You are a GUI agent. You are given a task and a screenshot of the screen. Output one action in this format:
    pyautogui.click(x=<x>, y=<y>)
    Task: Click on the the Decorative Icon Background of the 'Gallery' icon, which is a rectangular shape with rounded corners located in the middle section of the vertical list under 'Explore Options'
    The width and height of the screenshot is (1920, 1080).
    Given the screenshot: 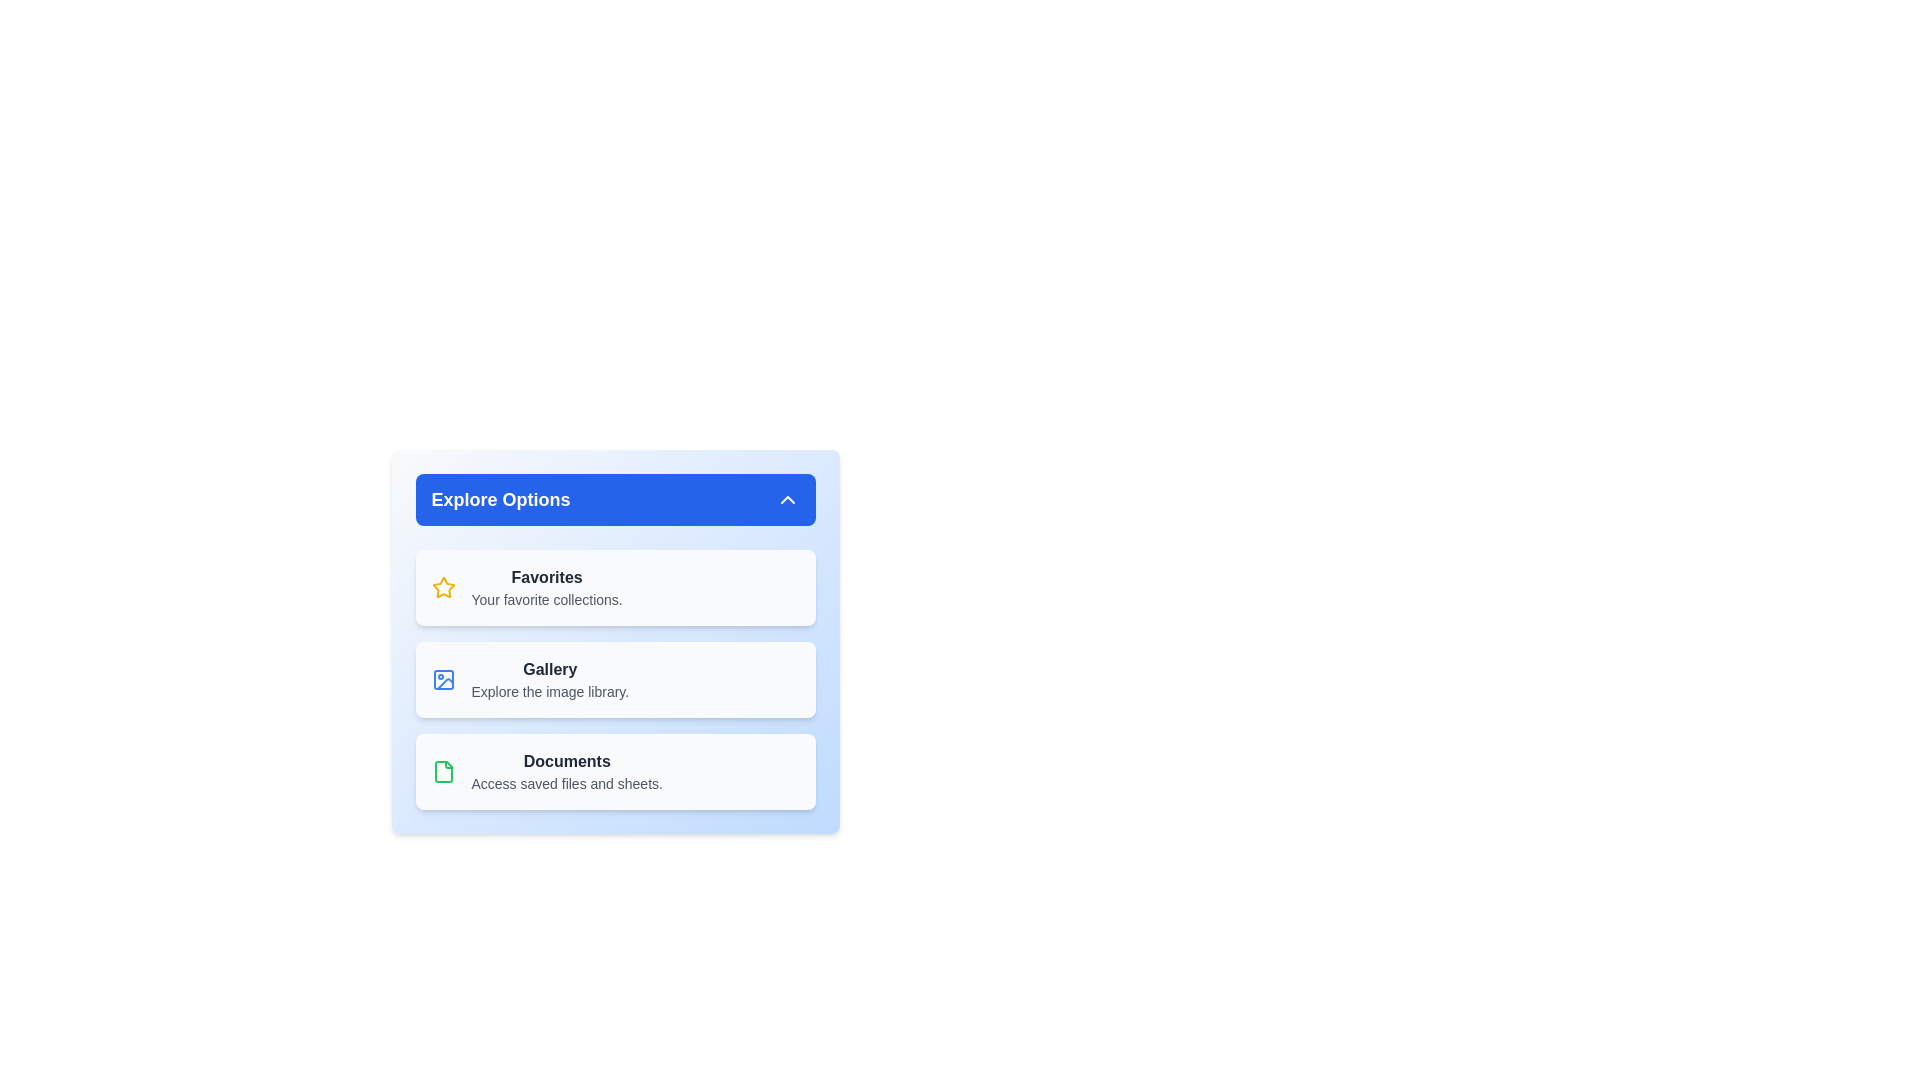 What is the action you would take?
    pyautogui.click(x=442, y=678)
    